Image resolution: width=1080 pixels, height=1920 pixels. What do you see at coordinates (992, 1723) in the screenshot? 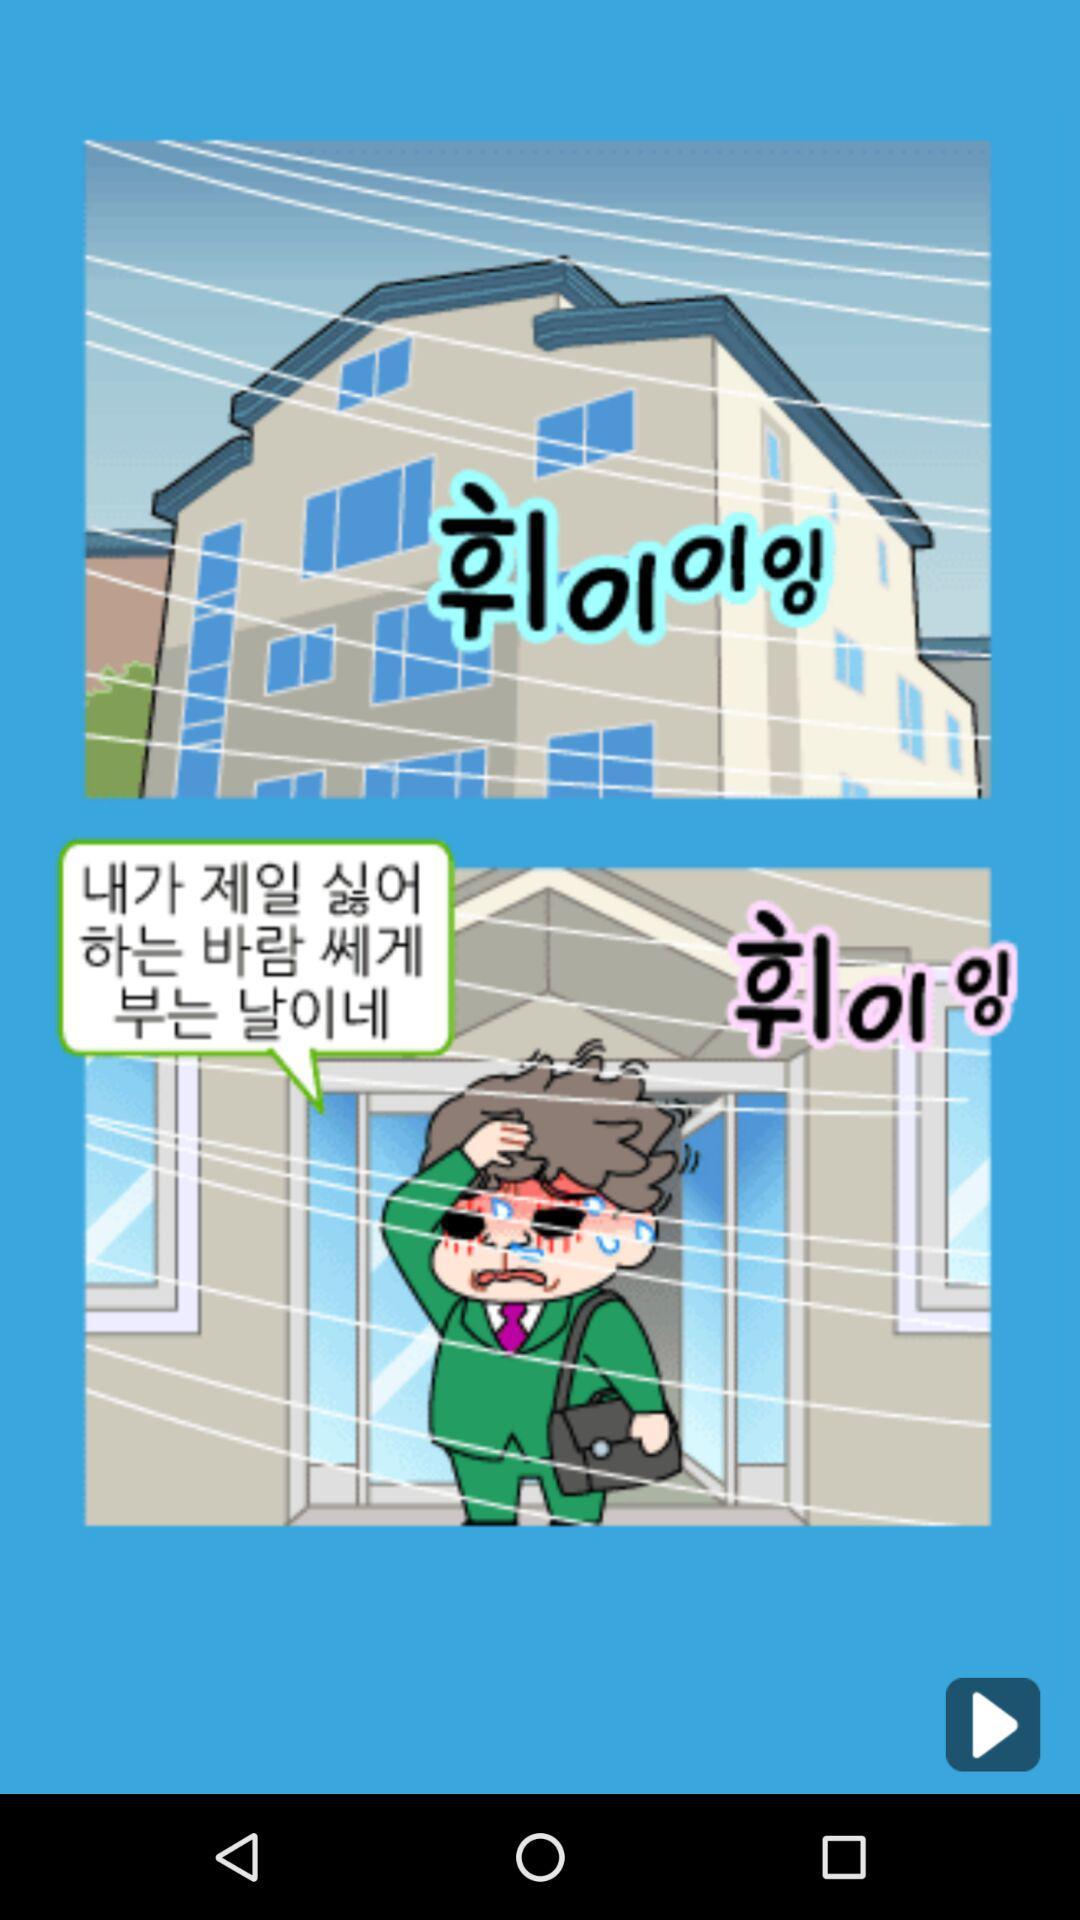
I see `next screen` at bounding box center [992, 1723].